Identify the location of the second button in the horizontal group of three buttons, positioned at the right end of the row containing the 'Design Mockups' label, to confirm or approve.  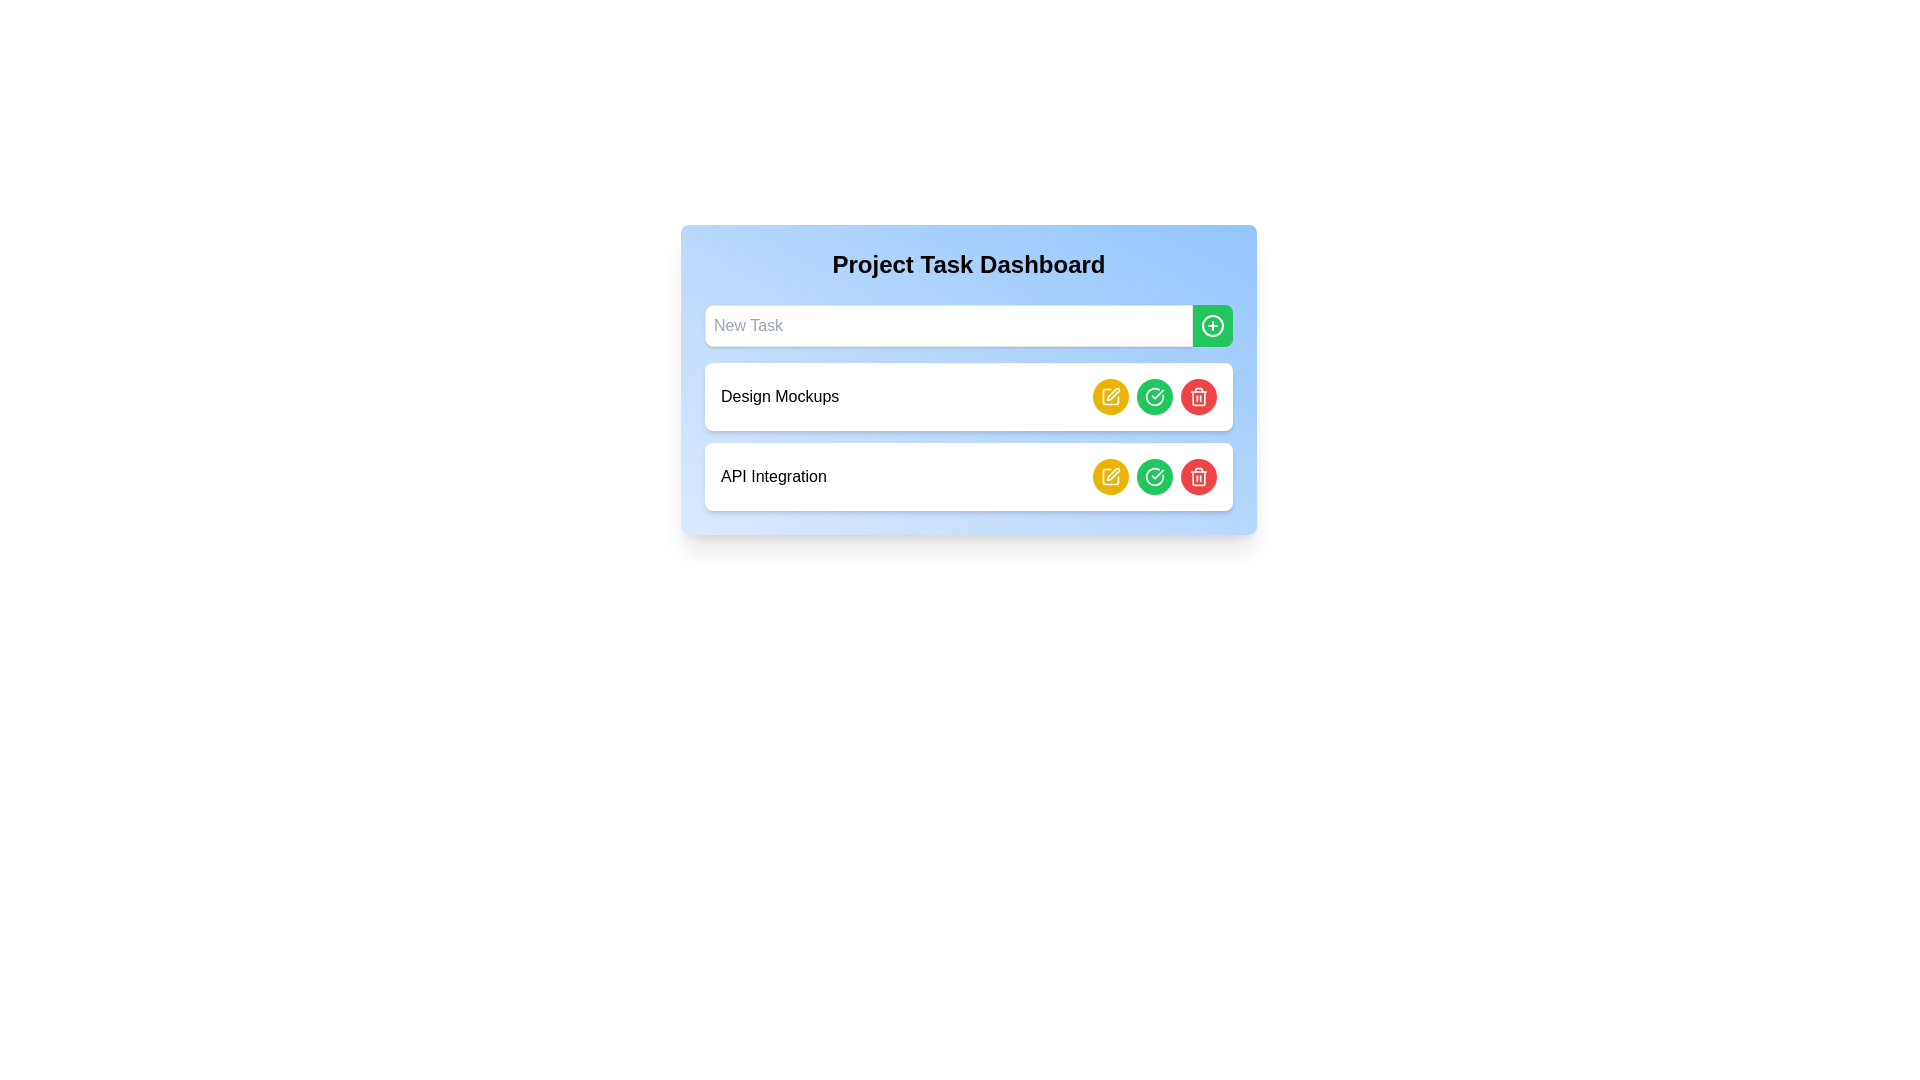
(1155, 397).